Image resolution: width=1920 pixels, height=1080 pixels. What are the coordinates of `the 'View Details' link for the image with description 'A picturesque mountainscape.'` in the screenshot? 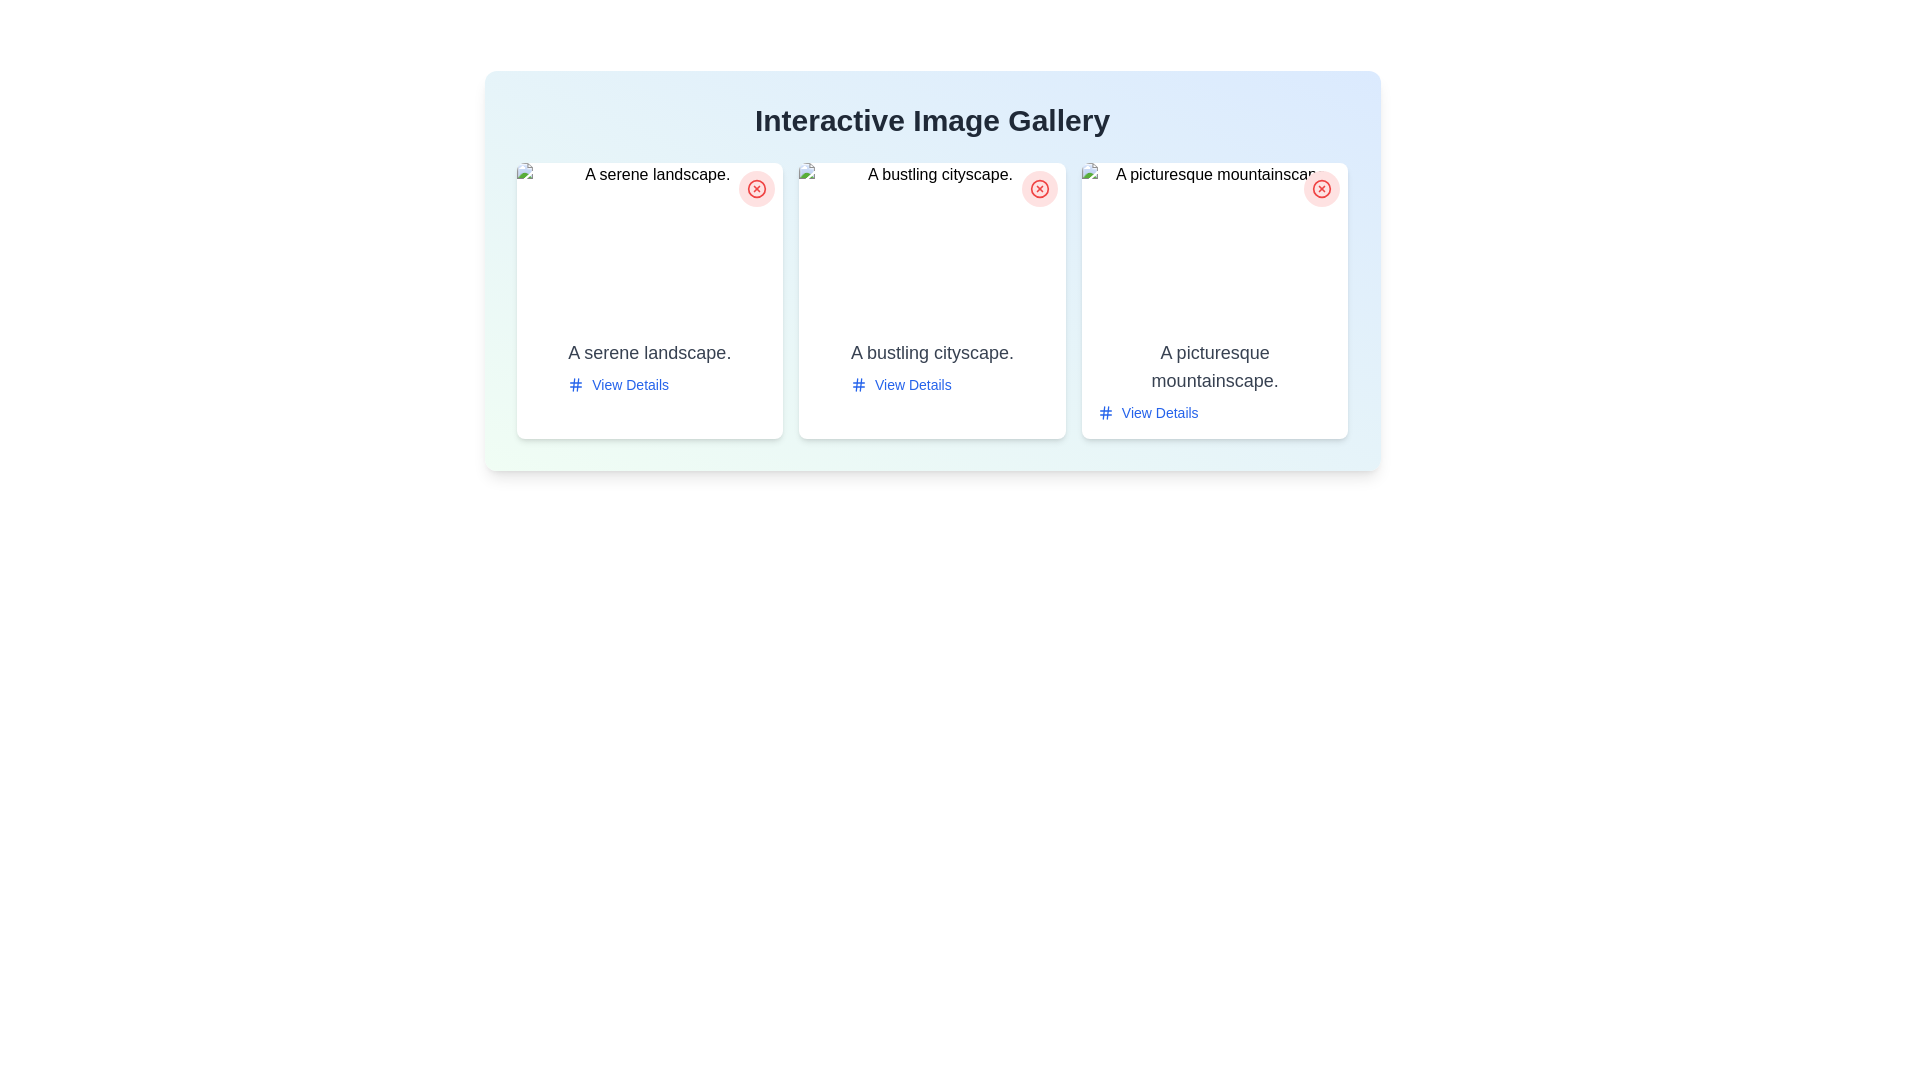 It's located at (1148, 411).